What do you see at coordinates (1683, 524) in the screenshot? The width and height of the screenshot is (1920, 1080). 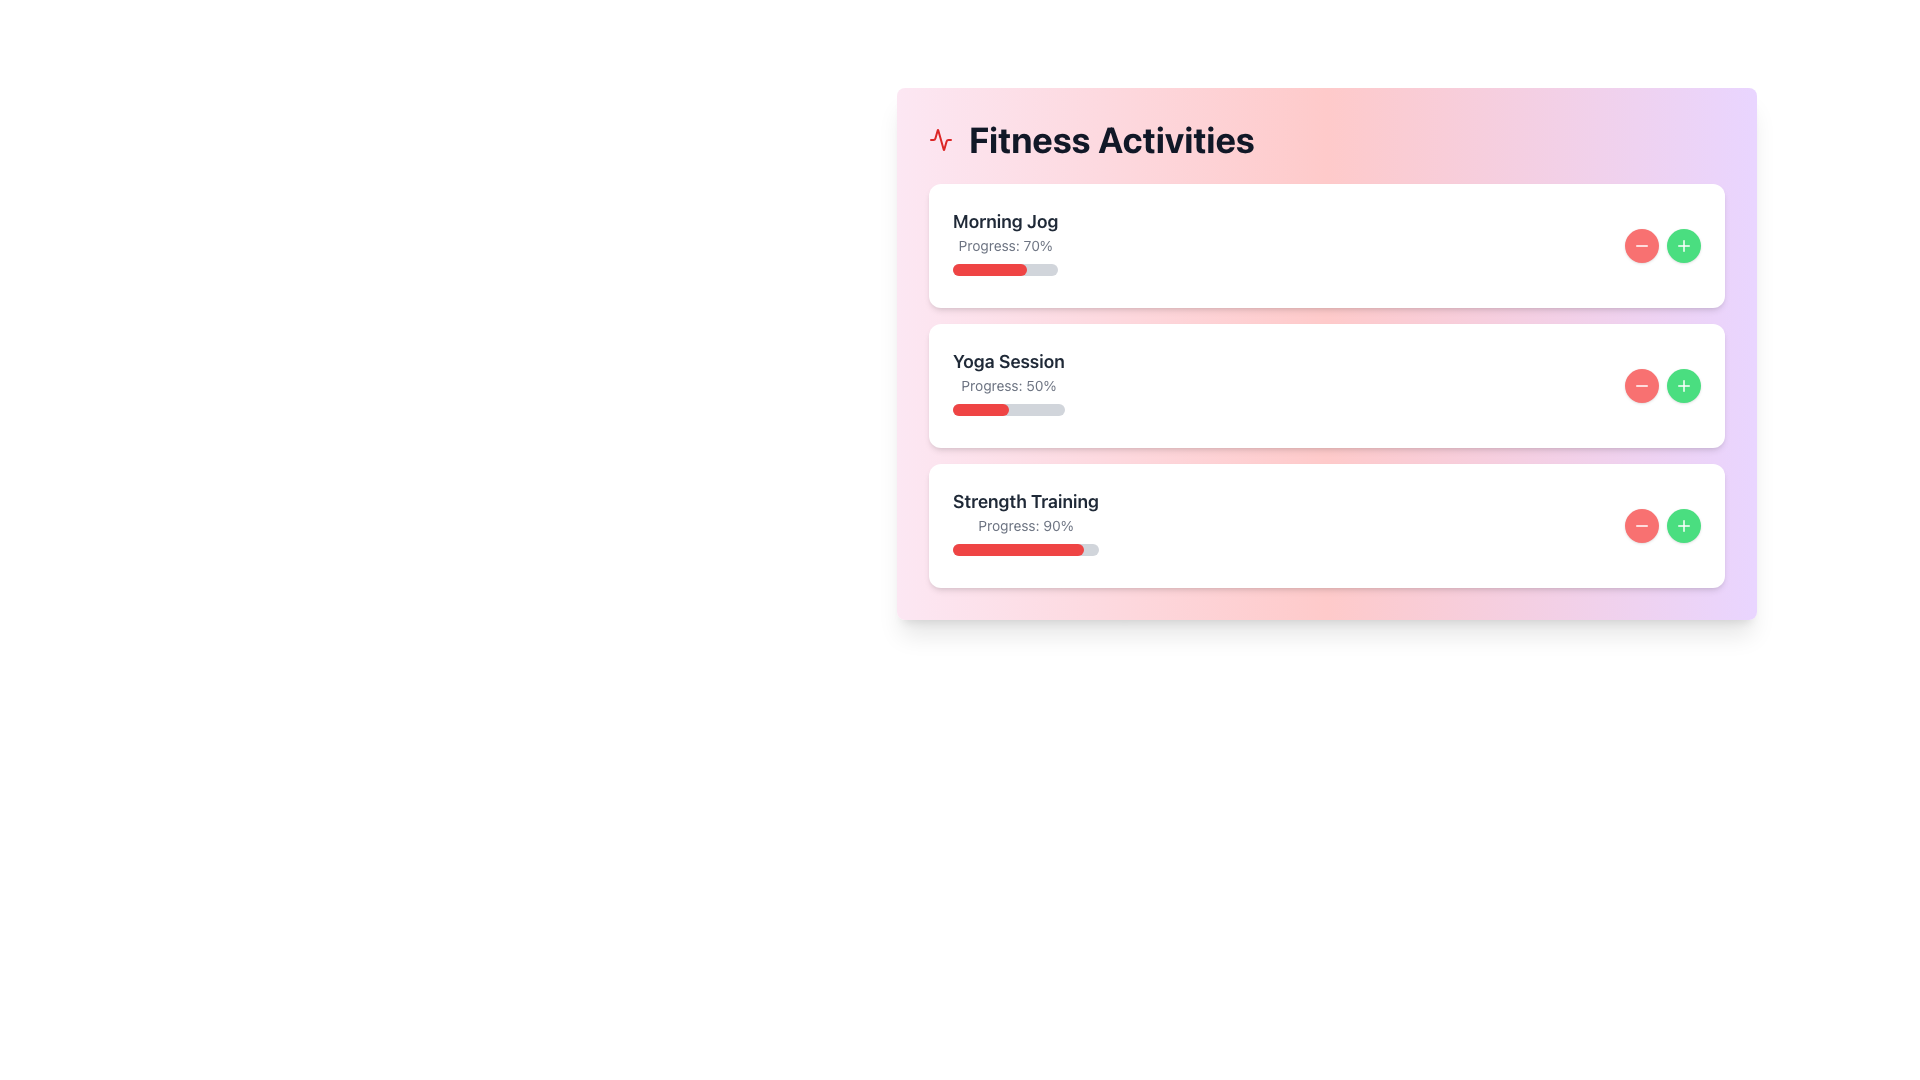 I see `the green circular button featuring a plus icon, which is located at the far-right side of the topmost row in the activities list` at bounding box center [1683, 524].